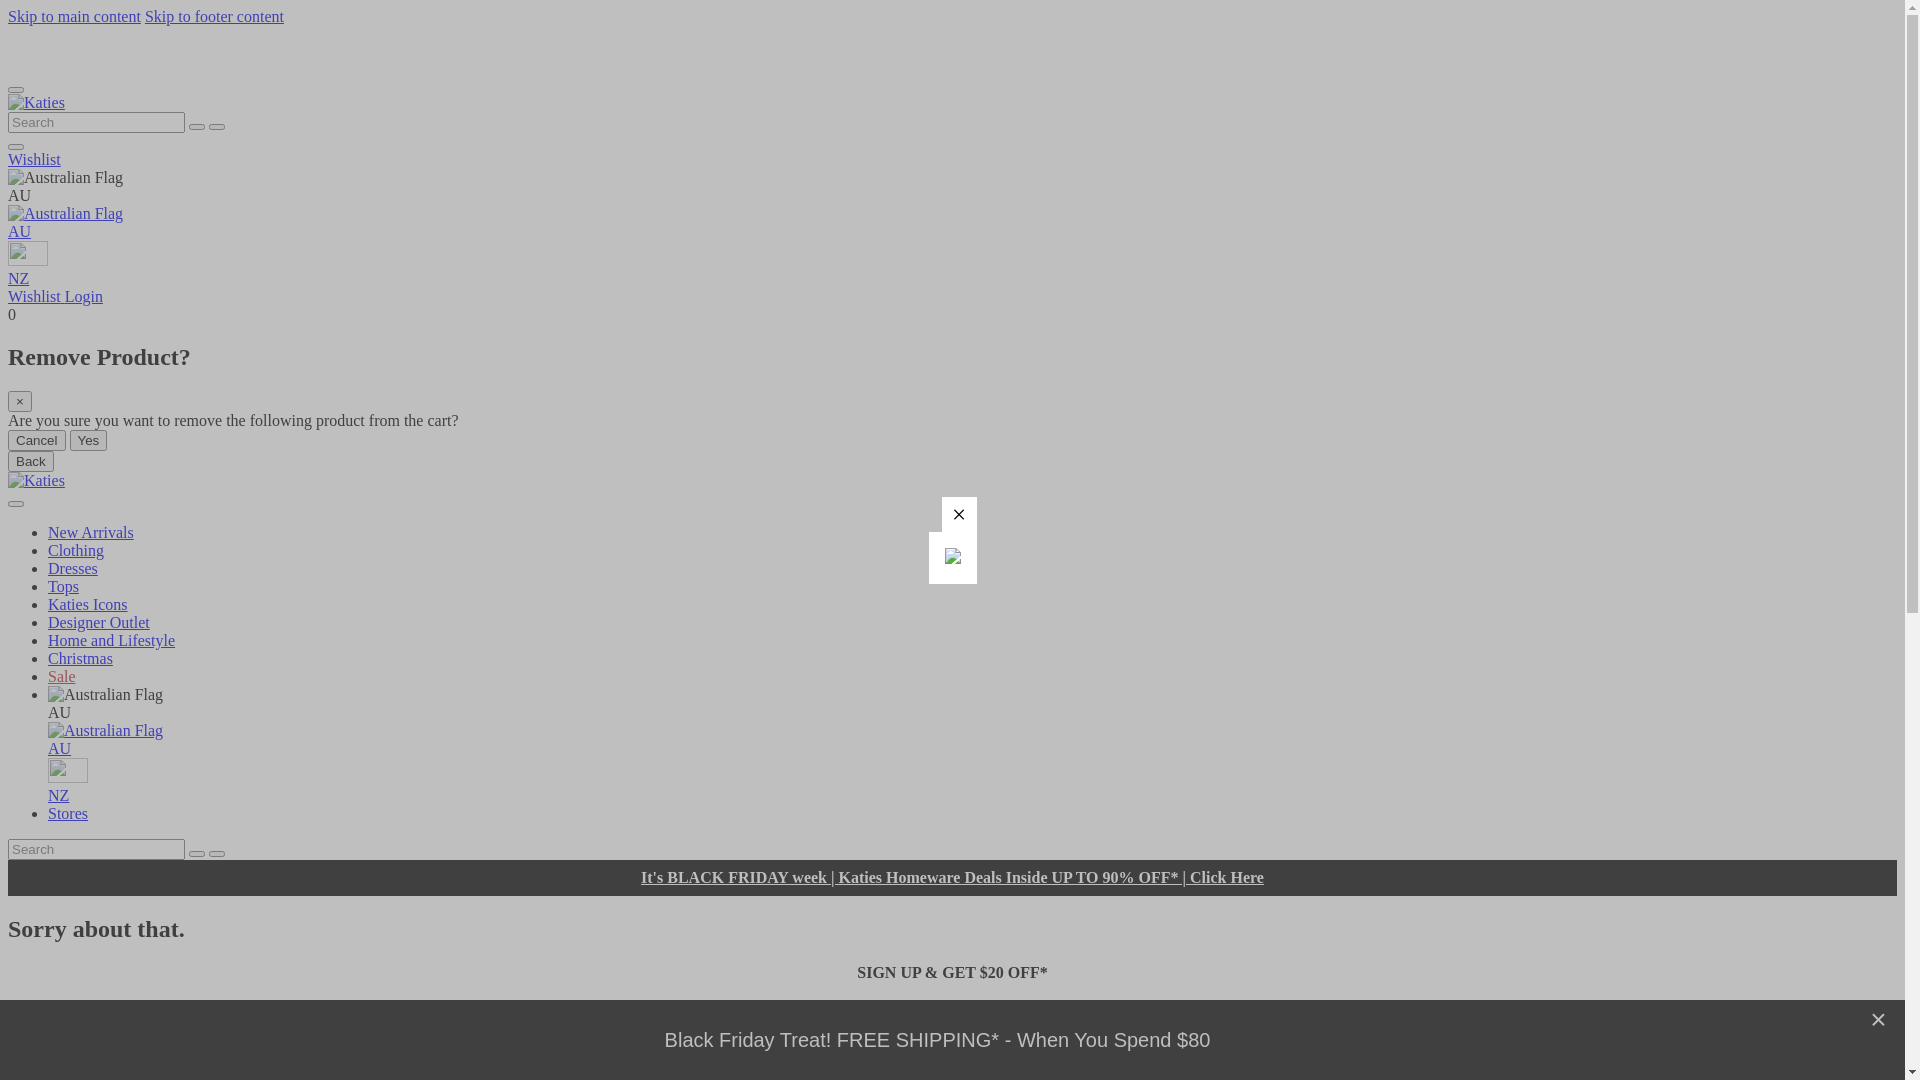 The image size is (1920, 1080). What do you see at coordinates (67, 813) in the screenshot?
I see `'Stores'` at bounding box center [67, 813].